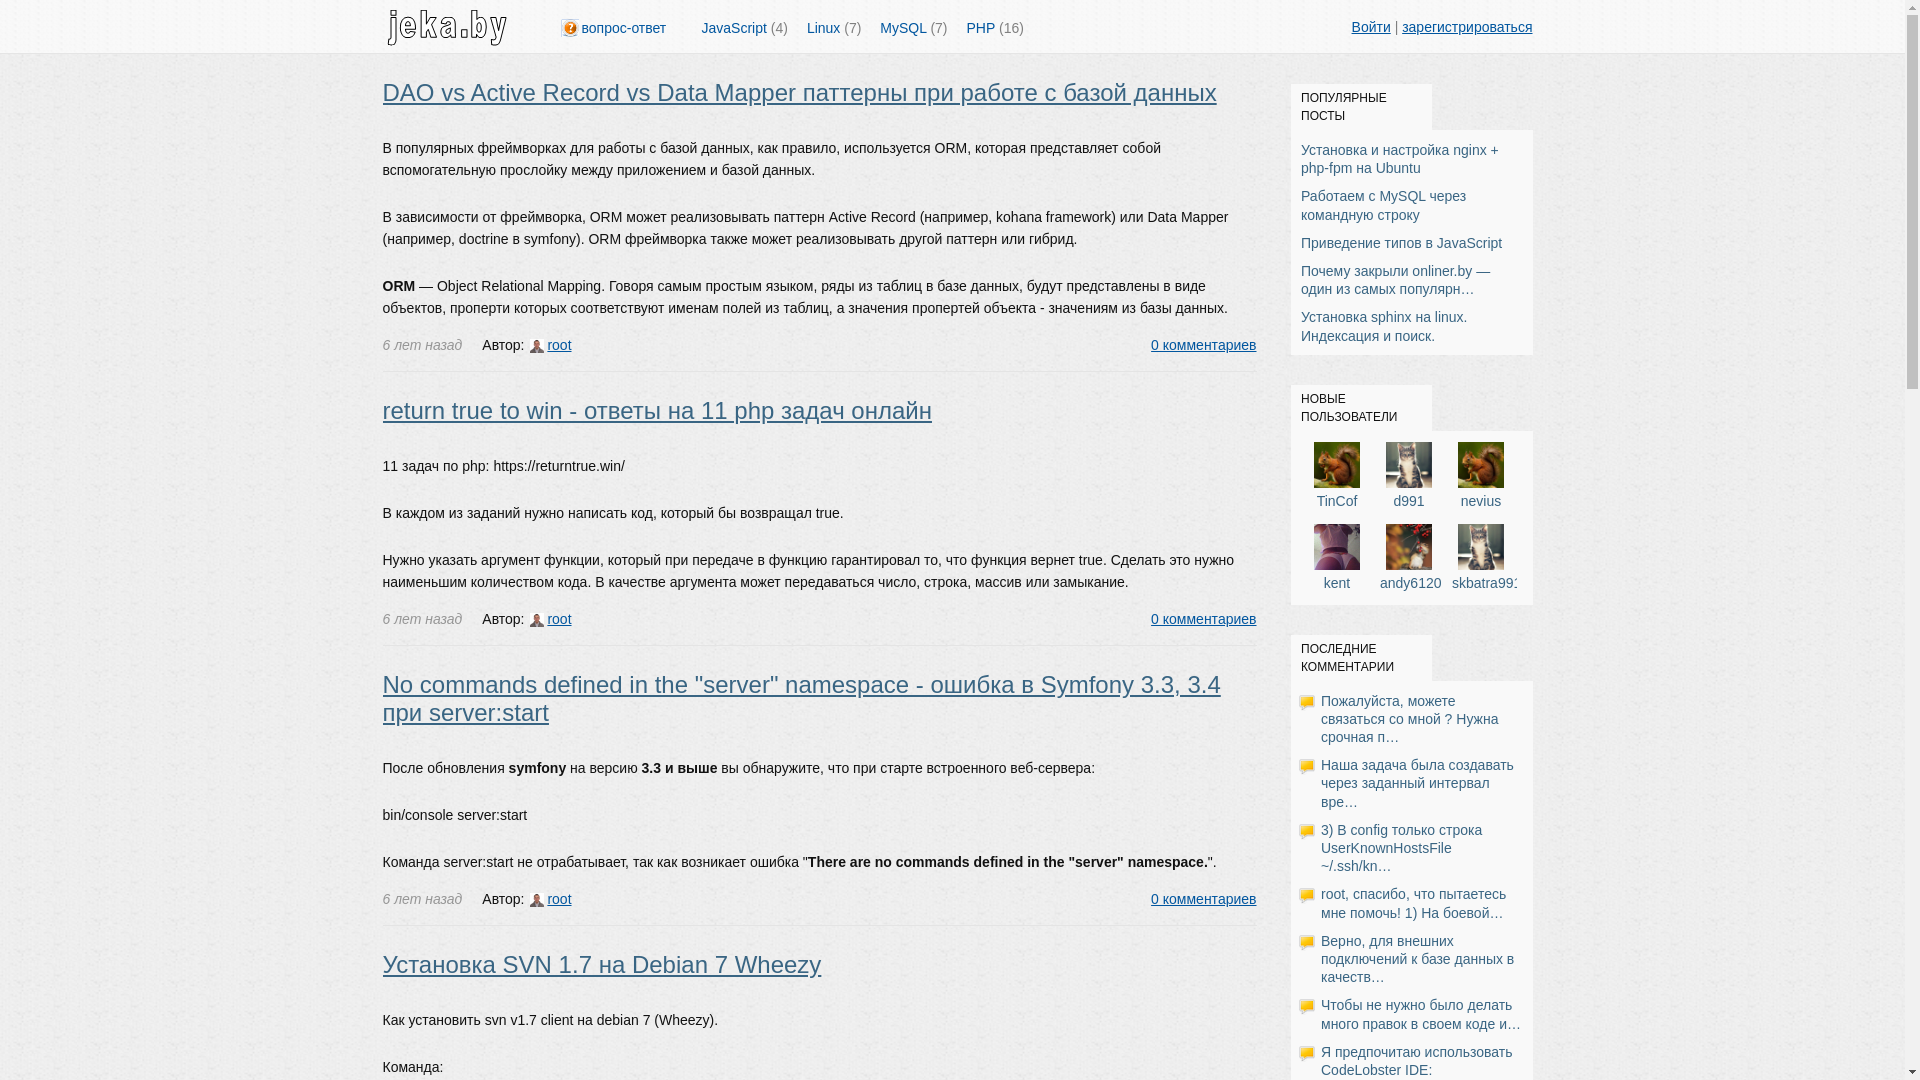 The height and width of the screenshot is (1080, 1920). Describe the element at coordinates (1314, 492) in the screenshot. I see `'TinCof'` at that location.